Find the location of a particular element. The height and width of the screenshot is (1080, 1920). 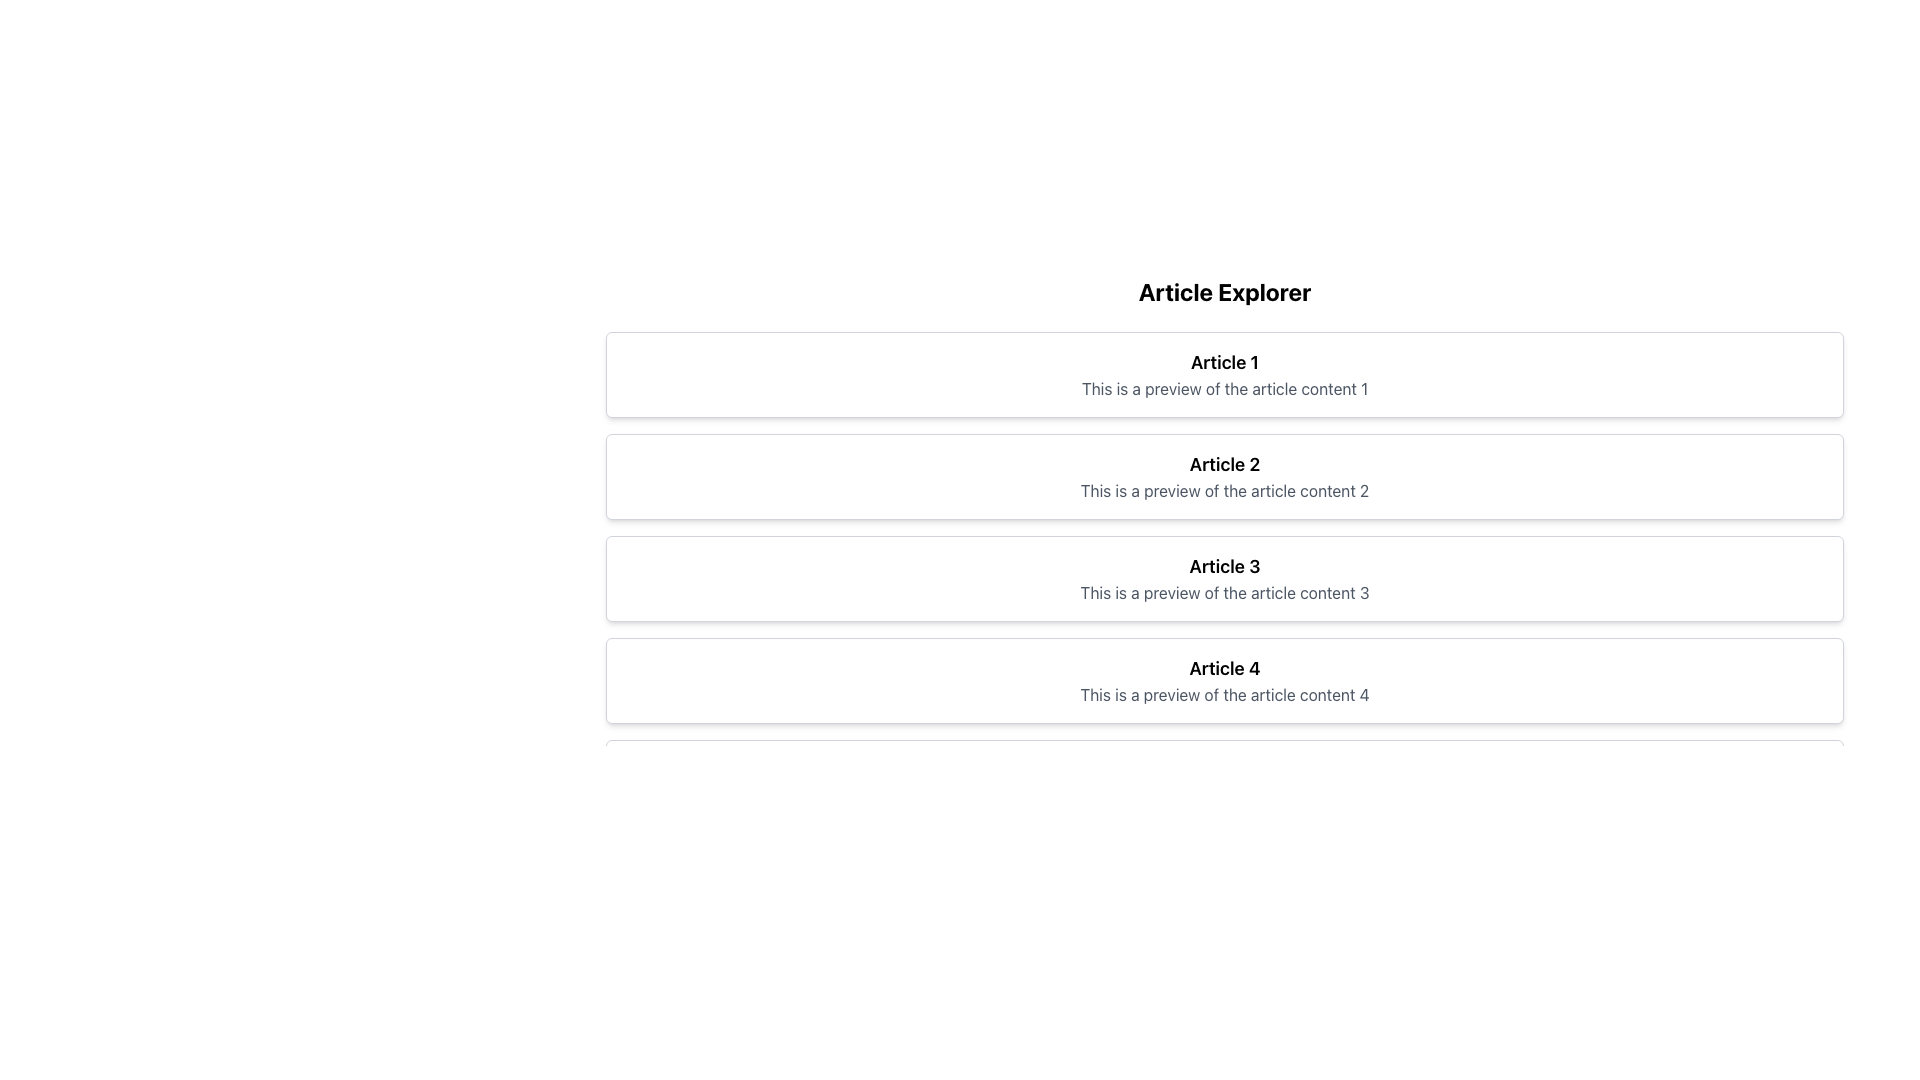

the text element that reads 'This is a preview of the article content 2', which is styled in gray and located below 'Article 2' within a card component is located at coordinates (1223, 490).